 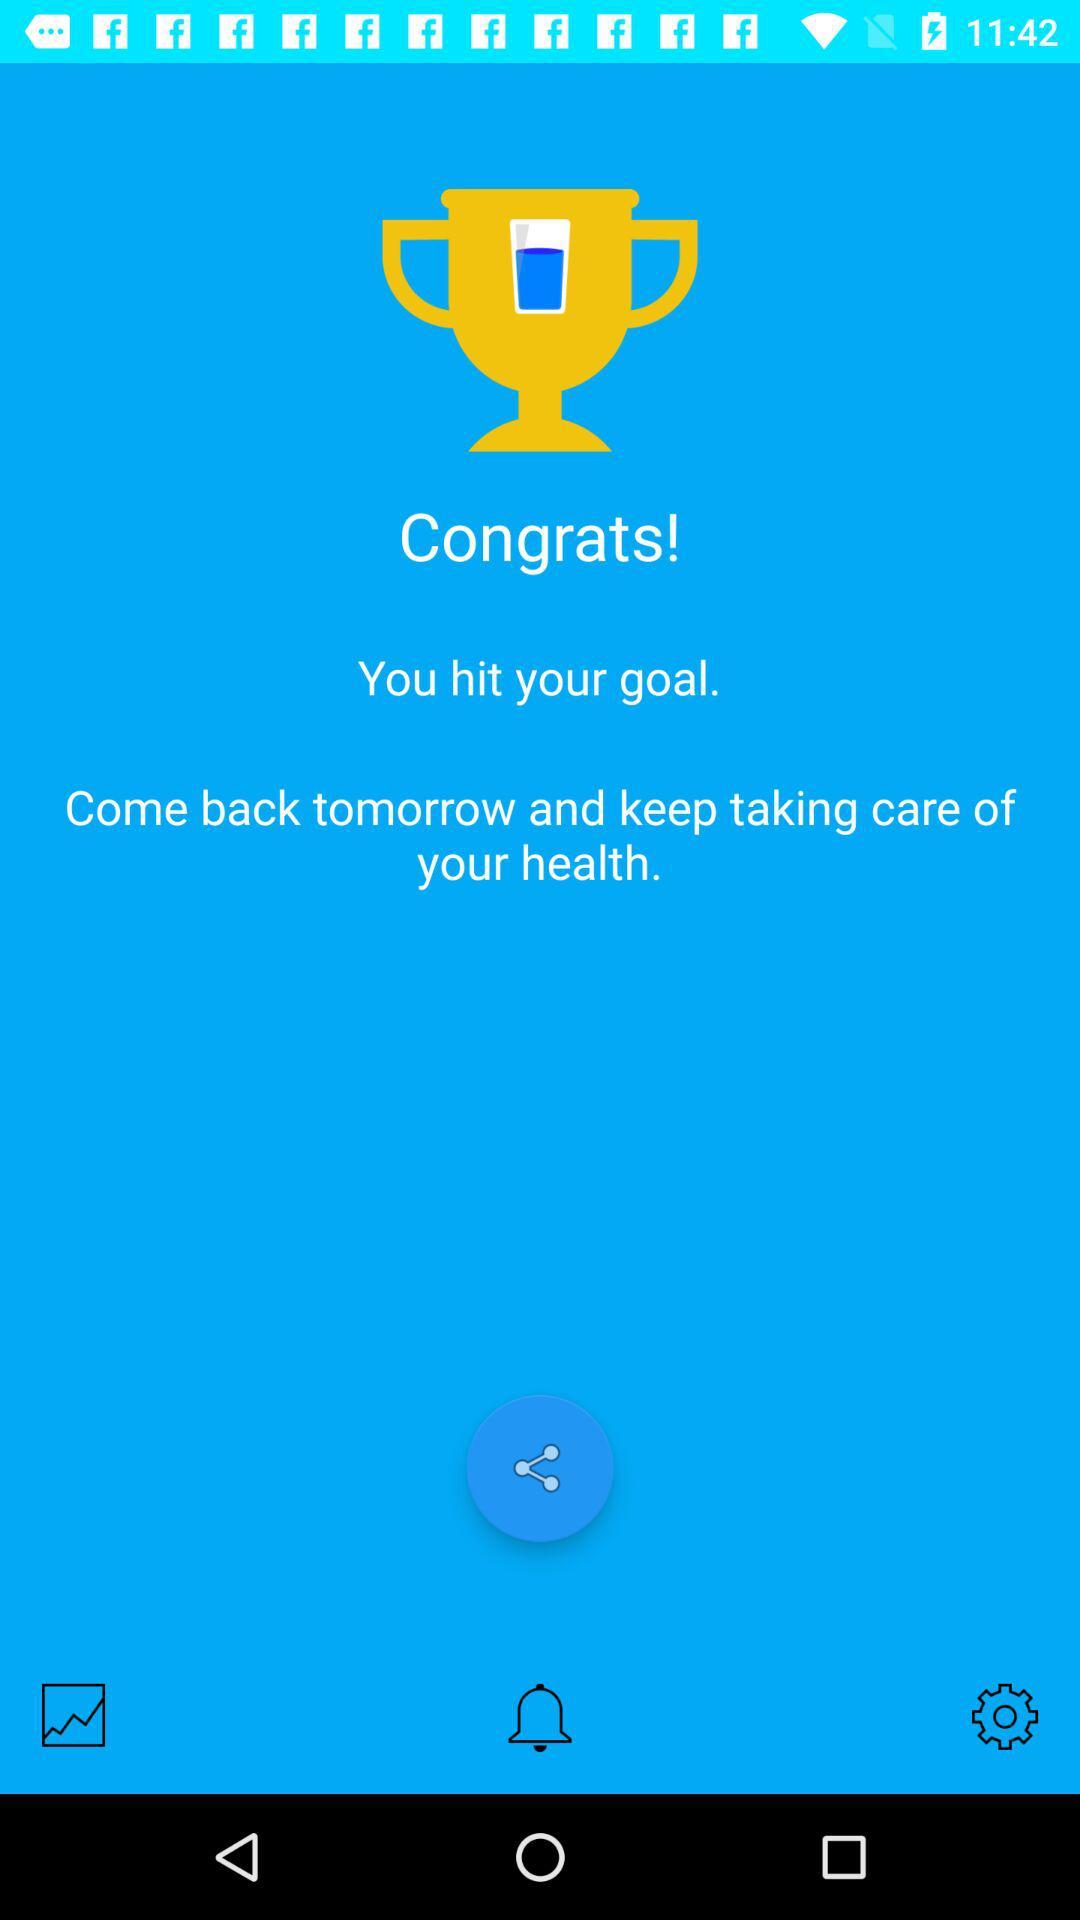 I want to click on the check icon, so click(x=72, y=1714).